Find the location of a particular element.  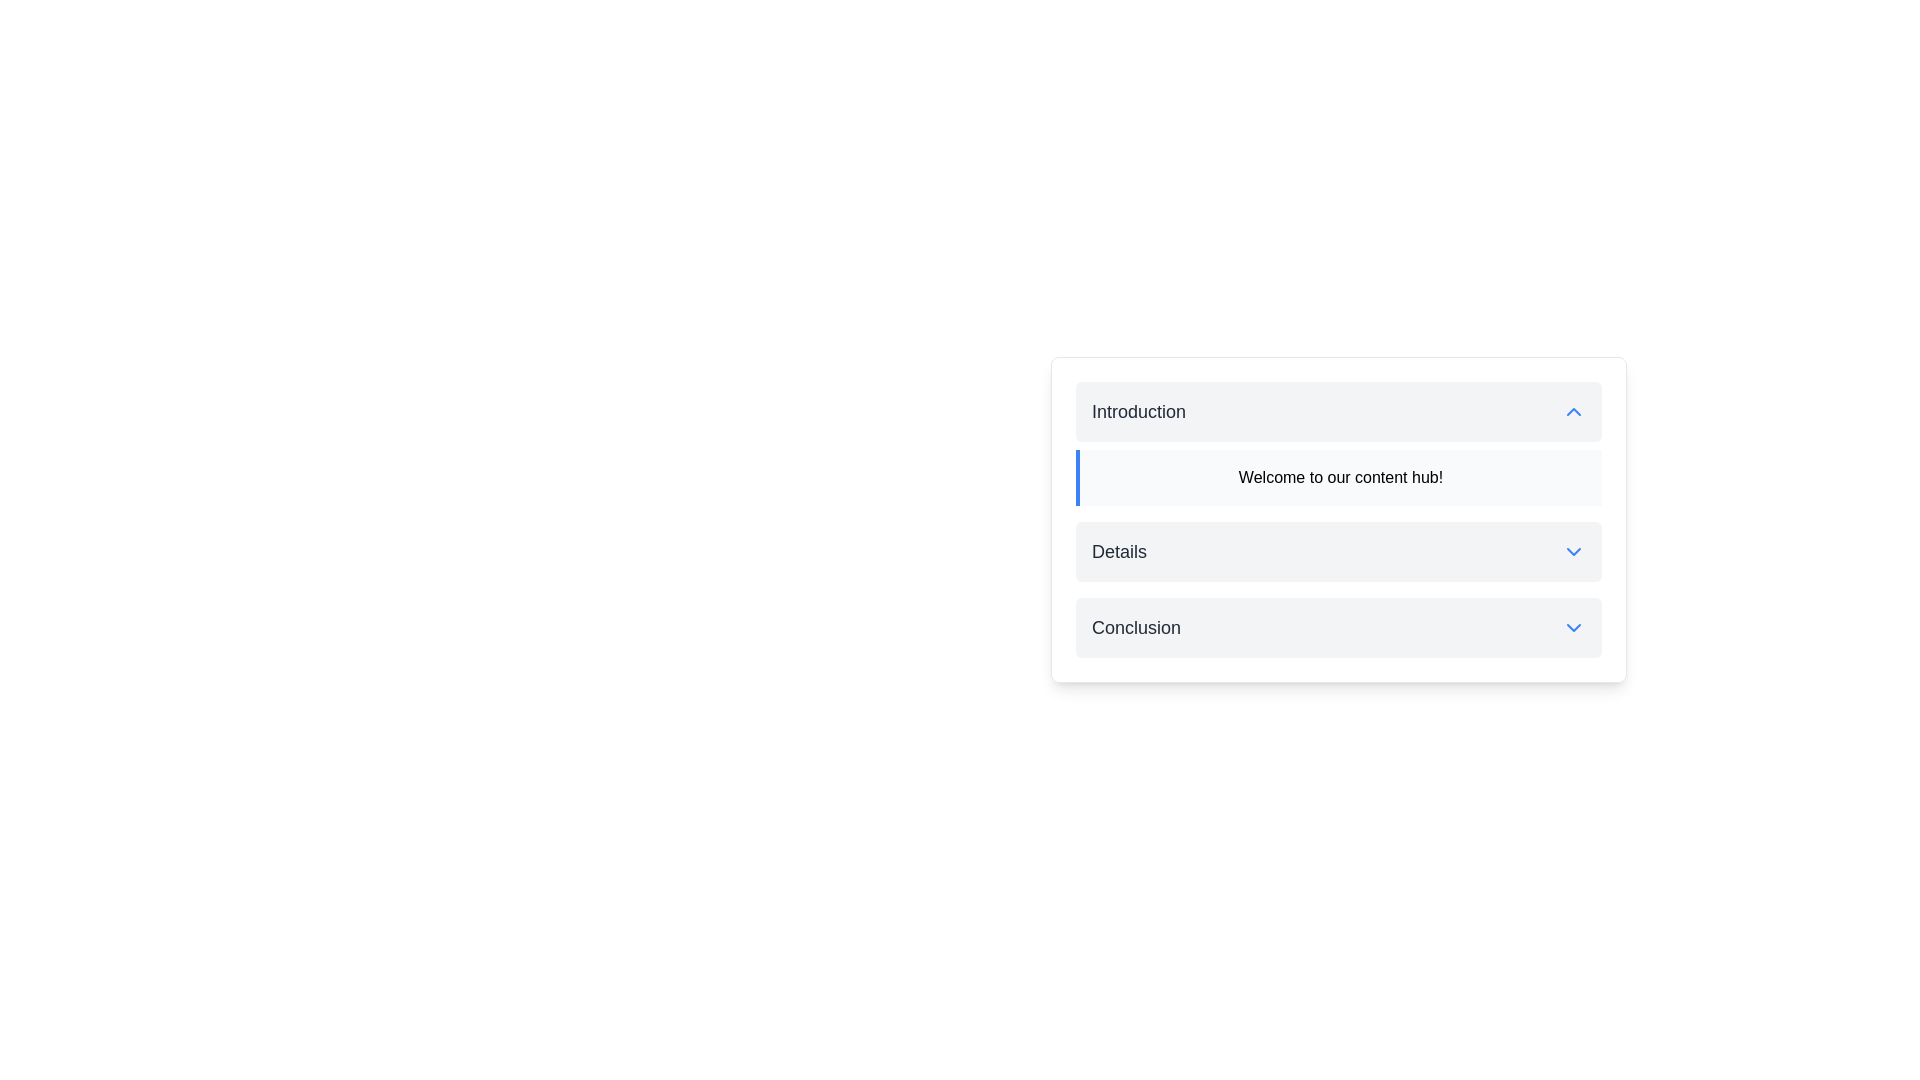

the chevron-down icon next to the 'Conclusion' text is located at coordinates (1573, 627).